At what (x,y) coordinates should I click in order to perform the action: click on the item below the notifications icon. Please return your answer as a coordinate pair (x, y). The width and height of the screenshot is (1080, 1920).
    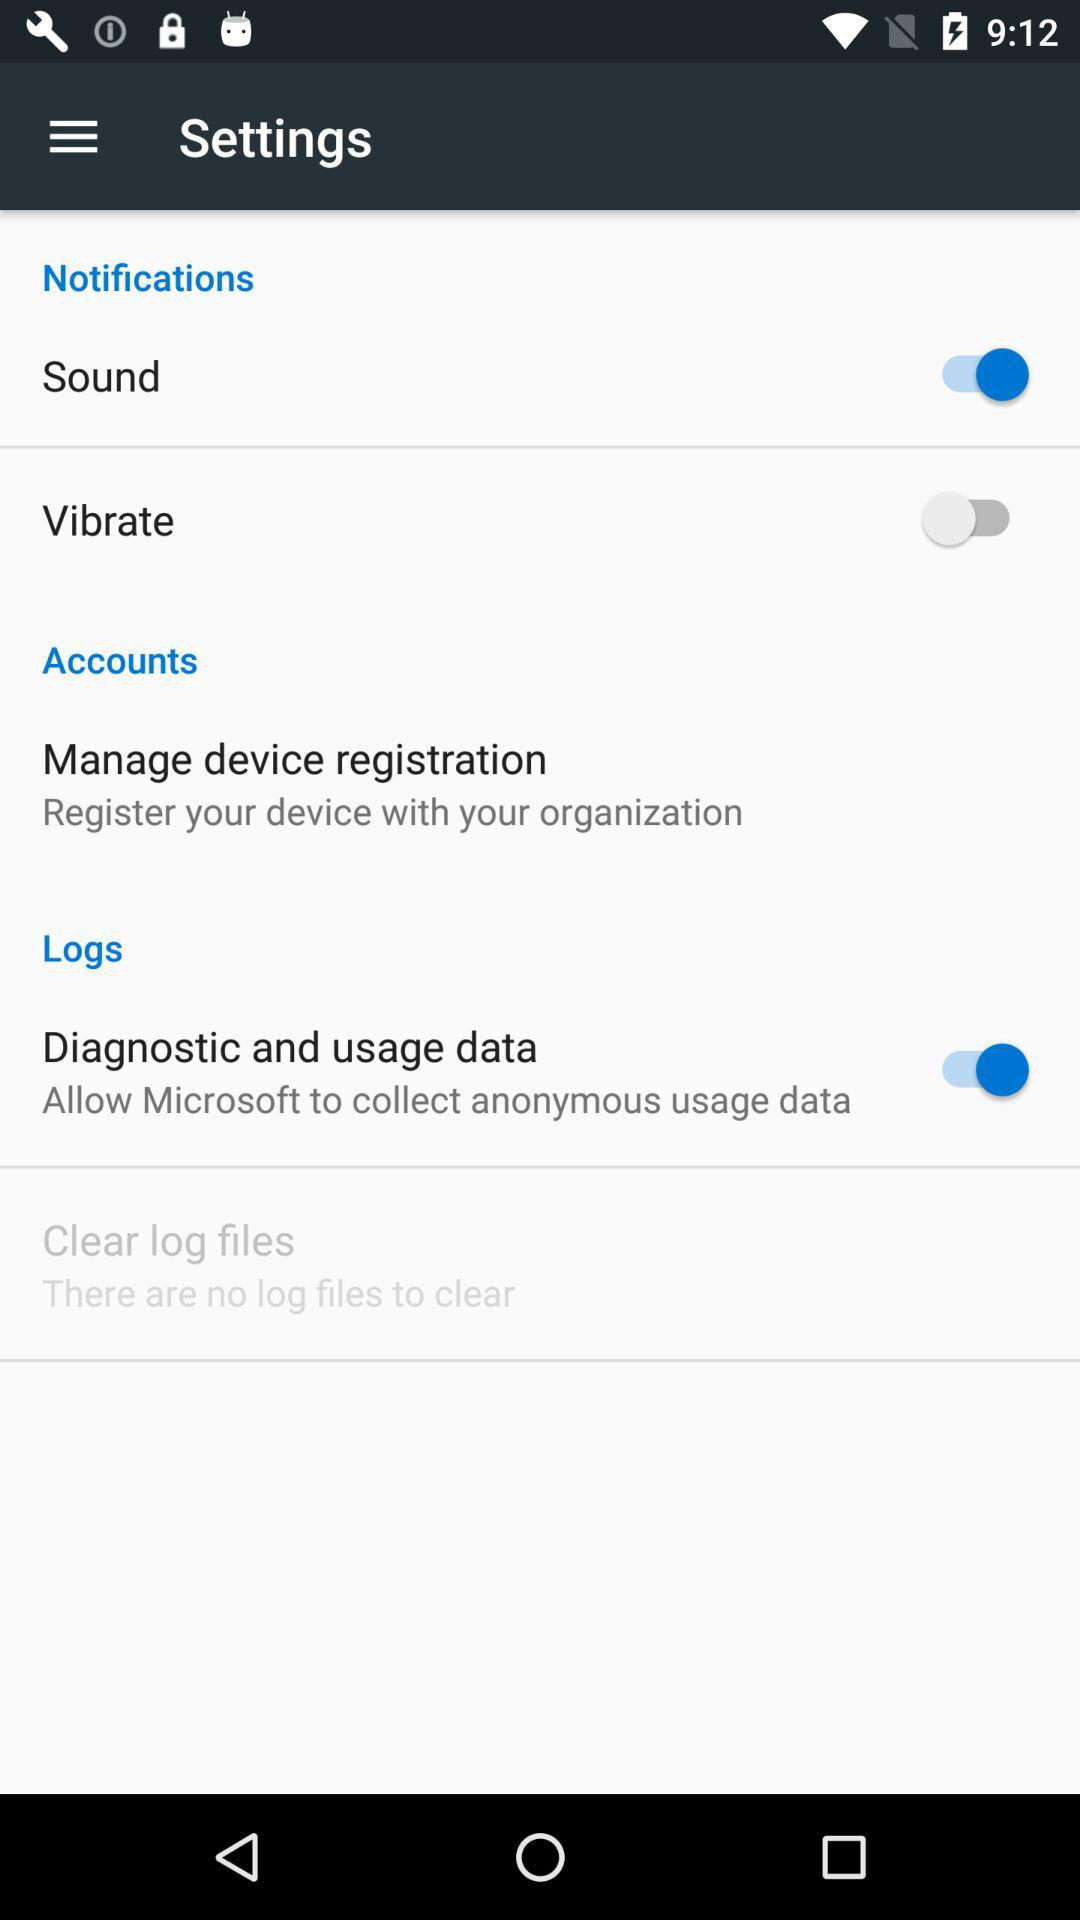
    Looking at the image, I should click on (101, 374).